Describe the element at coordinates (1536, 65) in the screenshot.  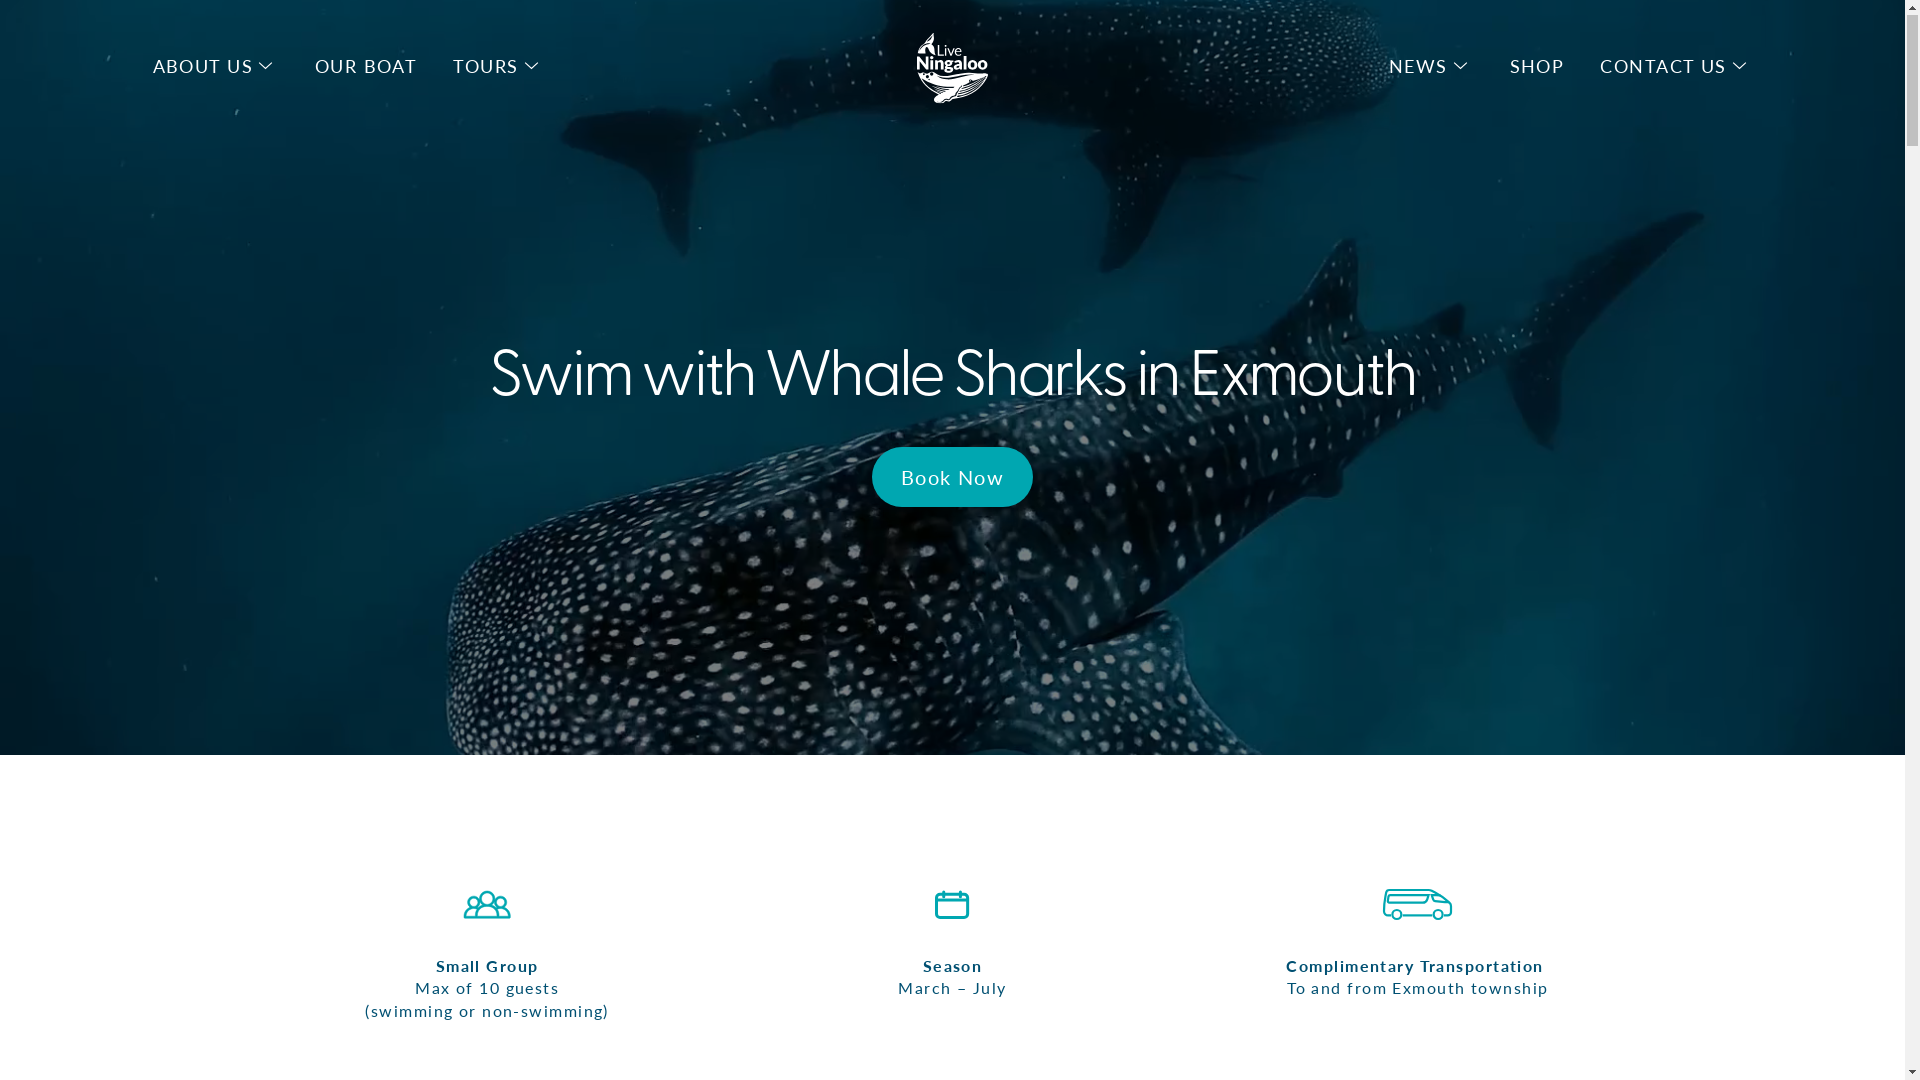
I see `'SHOP'` at that location.